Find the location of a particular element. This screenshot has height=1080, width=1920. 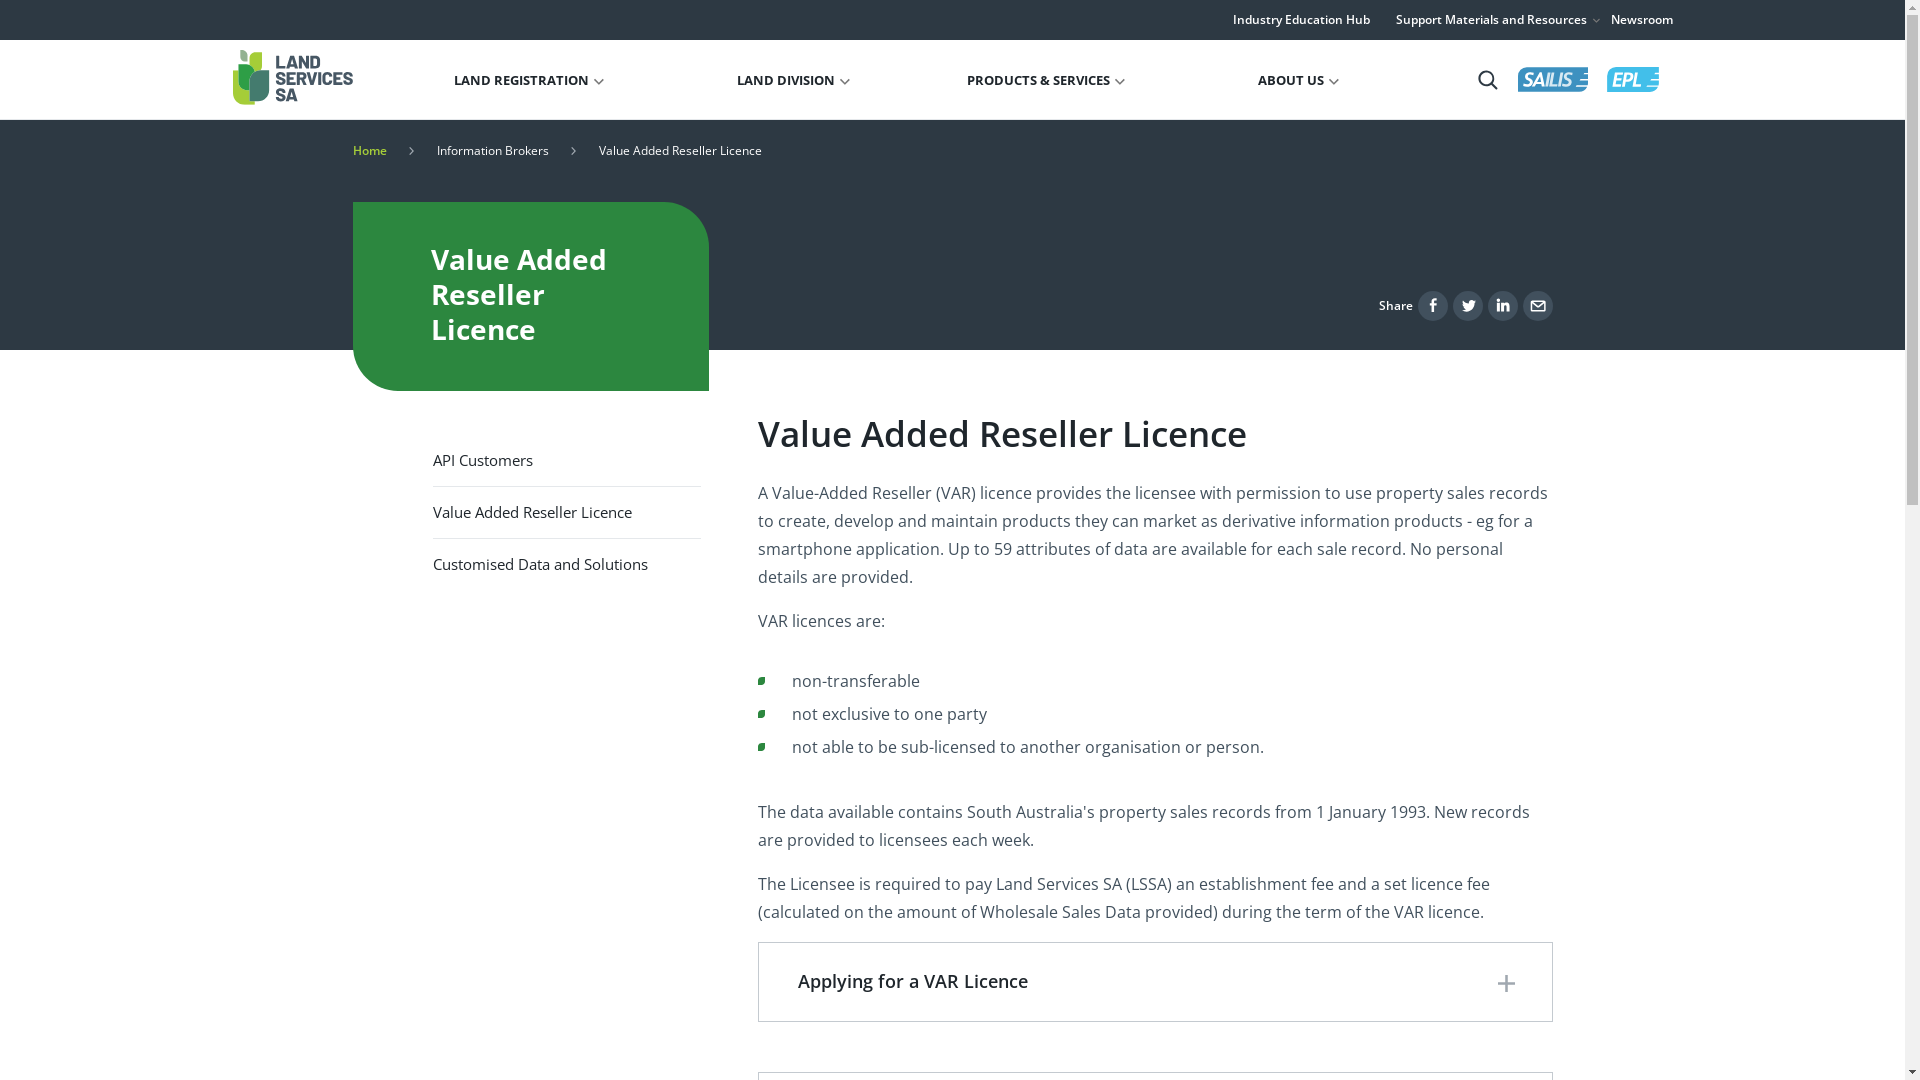

'Facebook' is located at coordinates (1432, 305).